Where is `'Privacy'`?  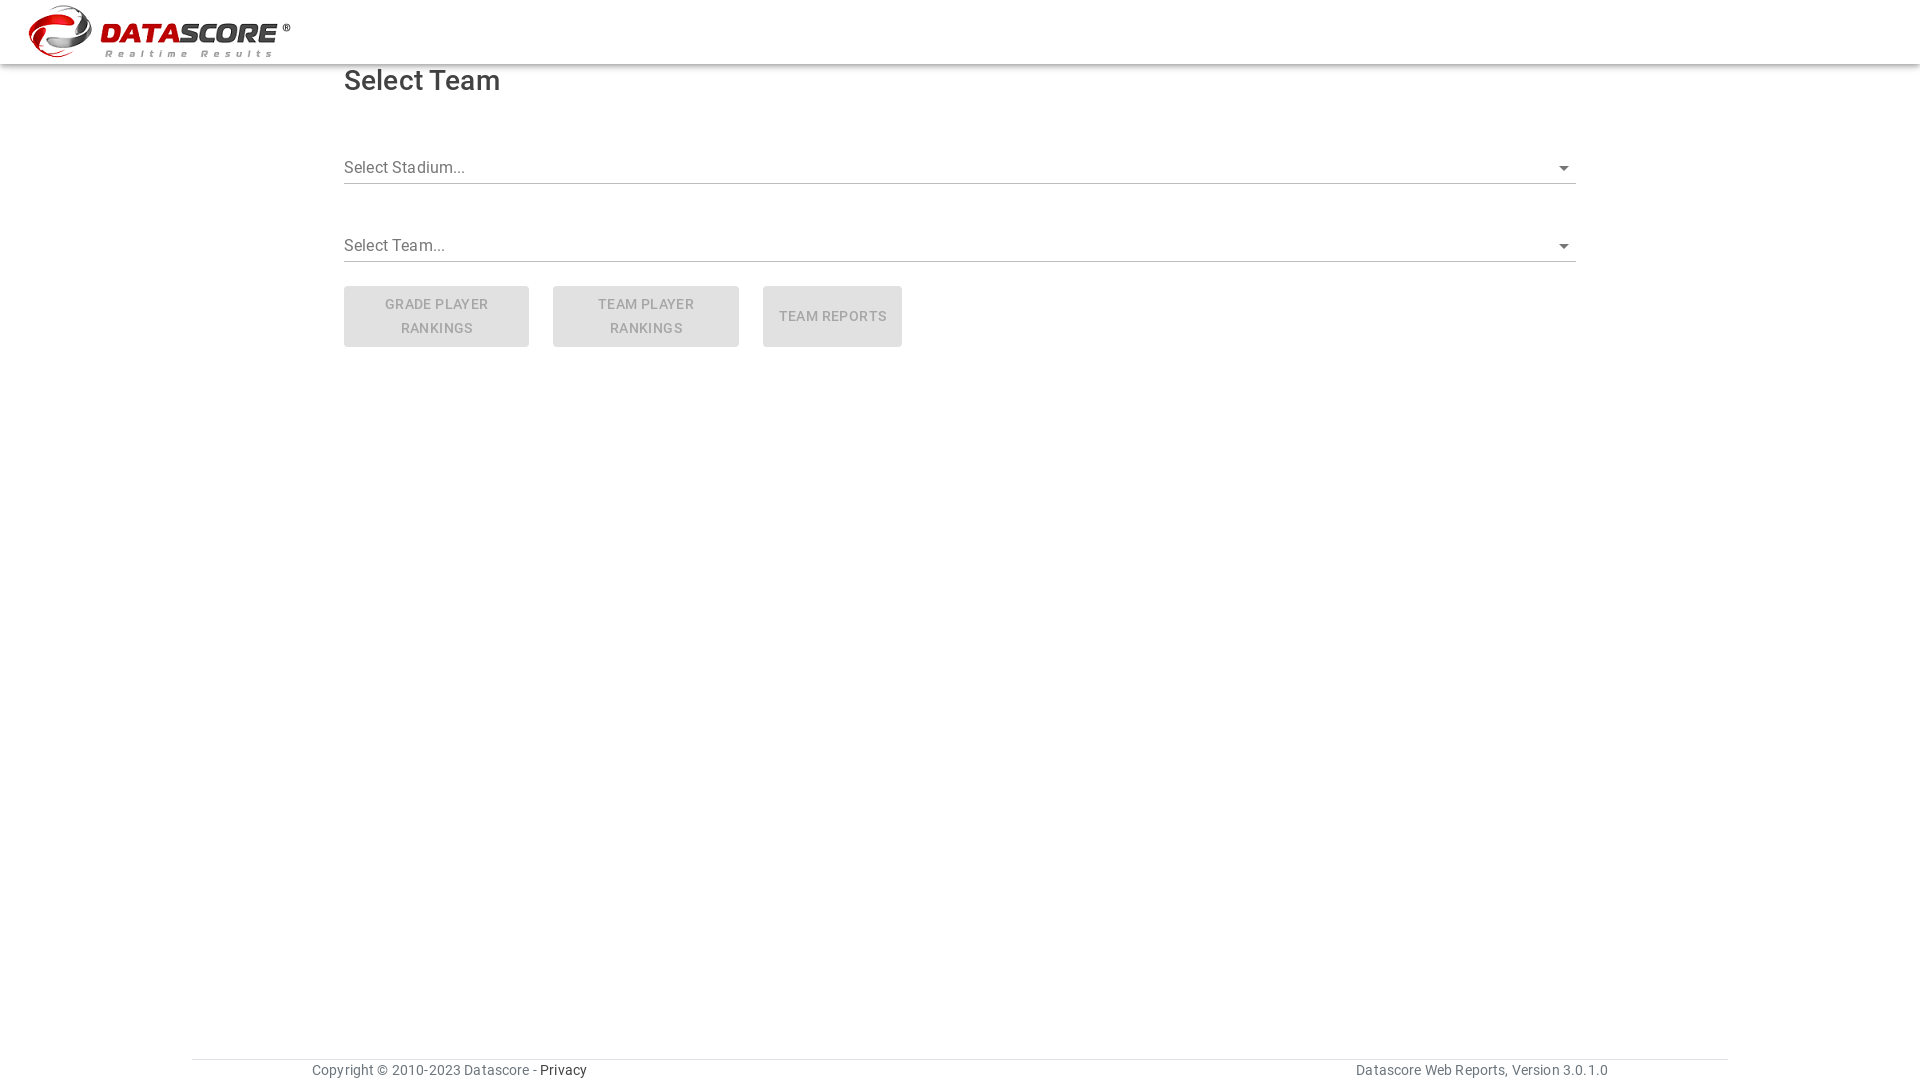
'Privacy' is located at coordinates (594, 1069).